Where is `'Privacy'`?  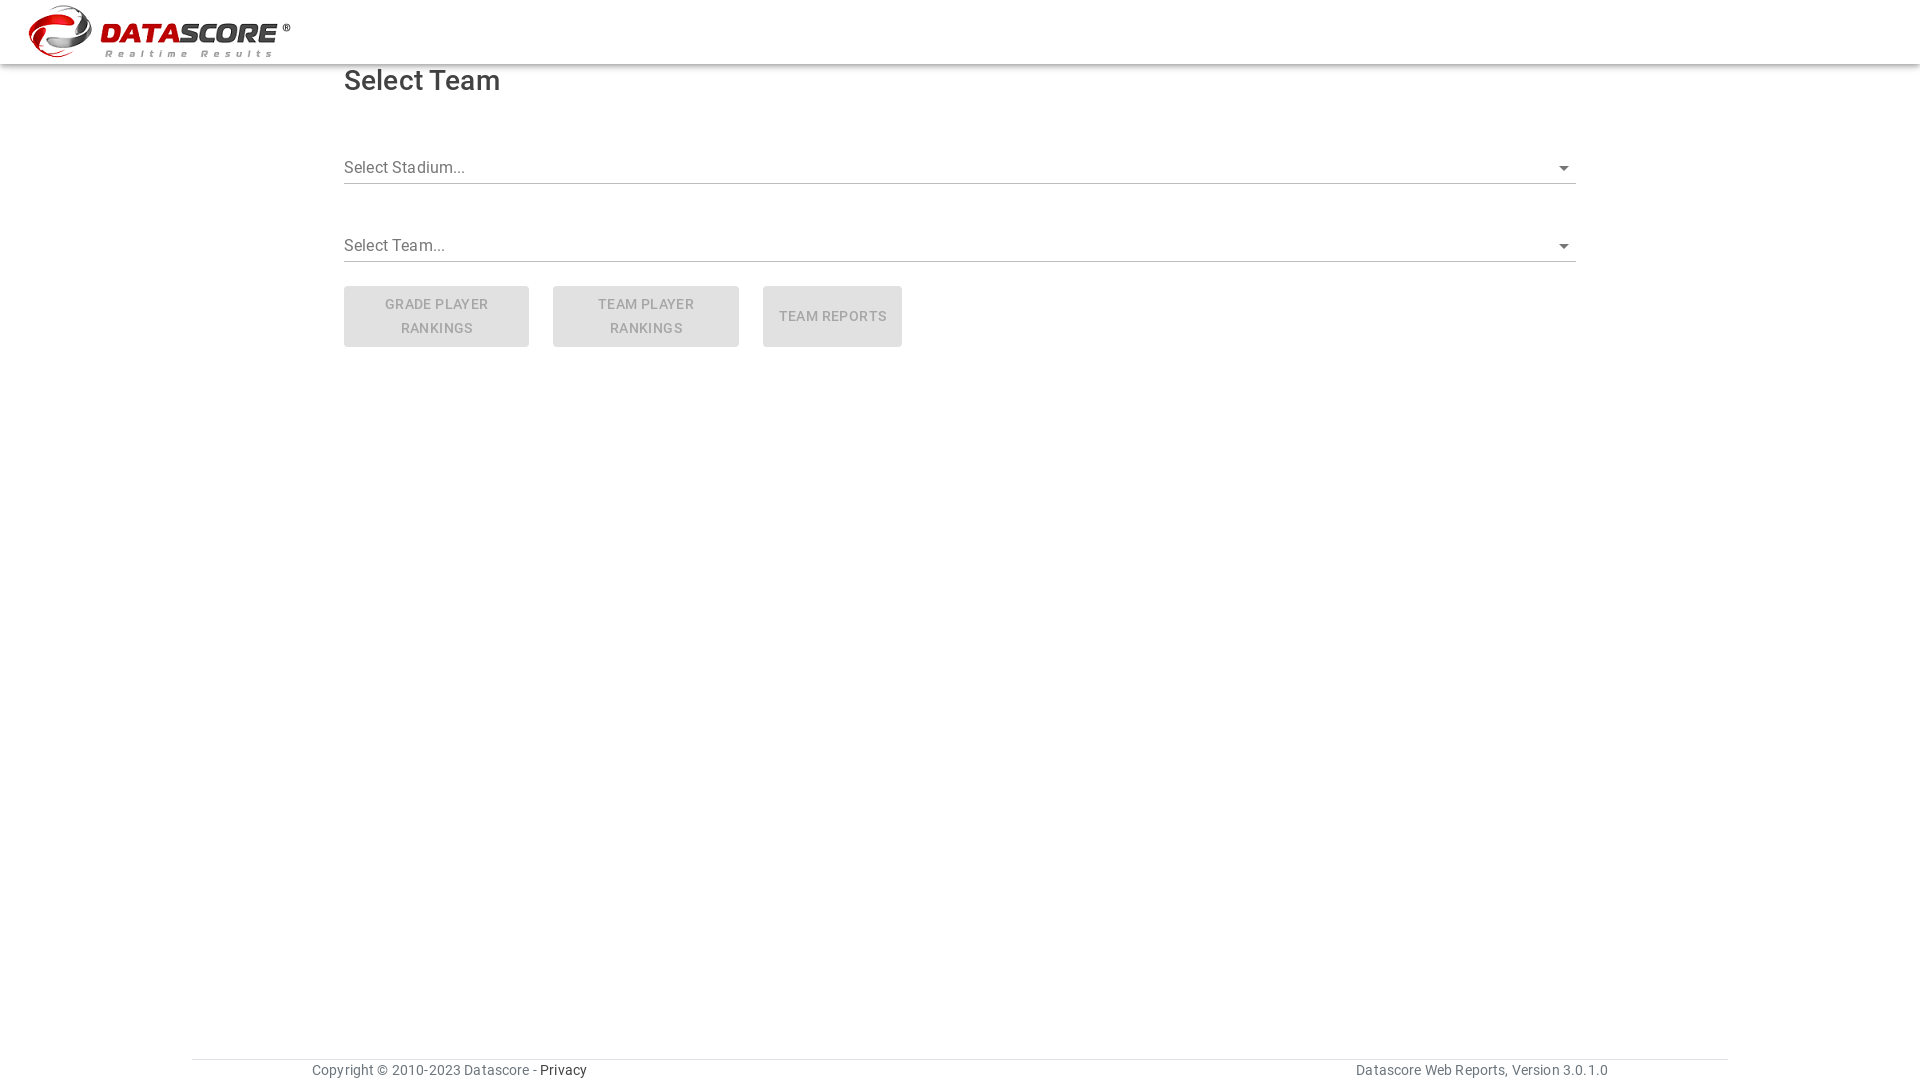
'Privacy' is located at coordinates (594, 1069).